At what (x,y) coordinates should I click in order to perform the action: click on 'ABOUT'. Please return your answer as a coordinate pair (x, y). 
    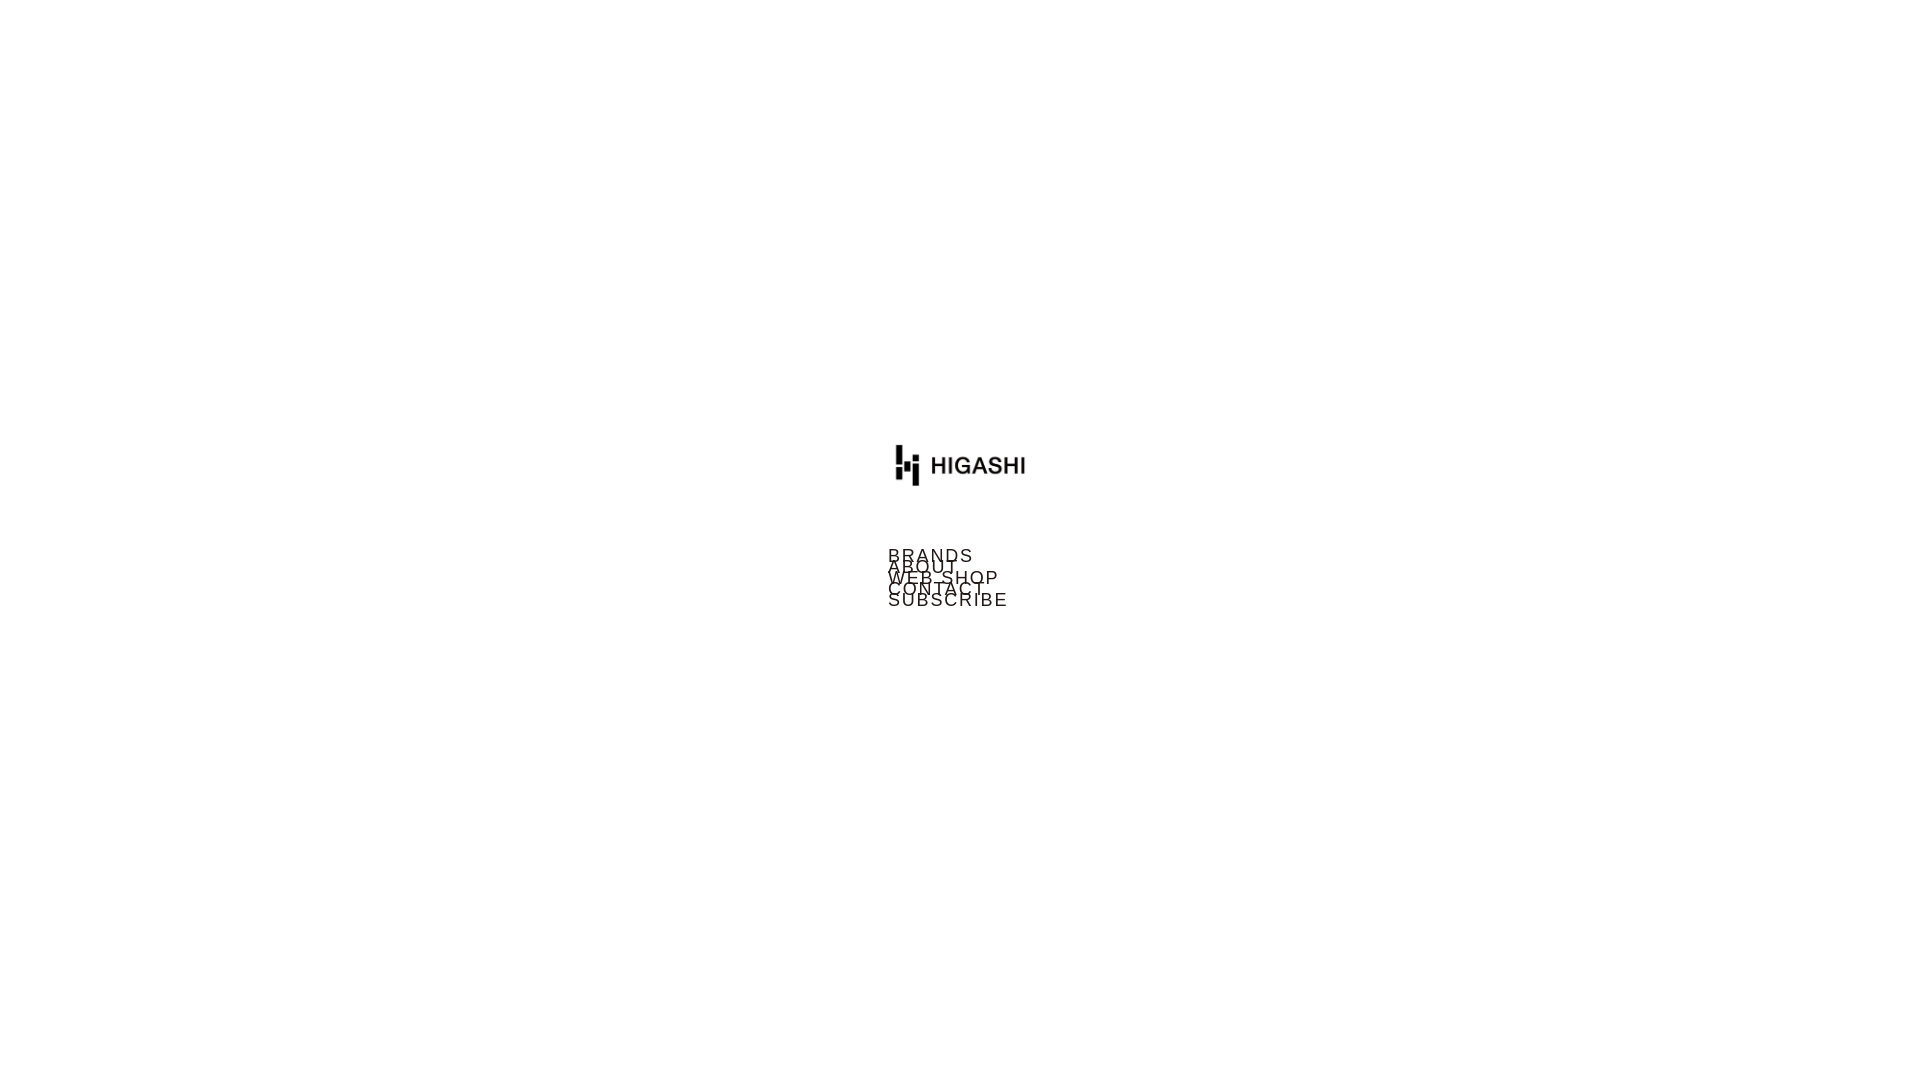
    Looking at the image, I should click on (960, 567).